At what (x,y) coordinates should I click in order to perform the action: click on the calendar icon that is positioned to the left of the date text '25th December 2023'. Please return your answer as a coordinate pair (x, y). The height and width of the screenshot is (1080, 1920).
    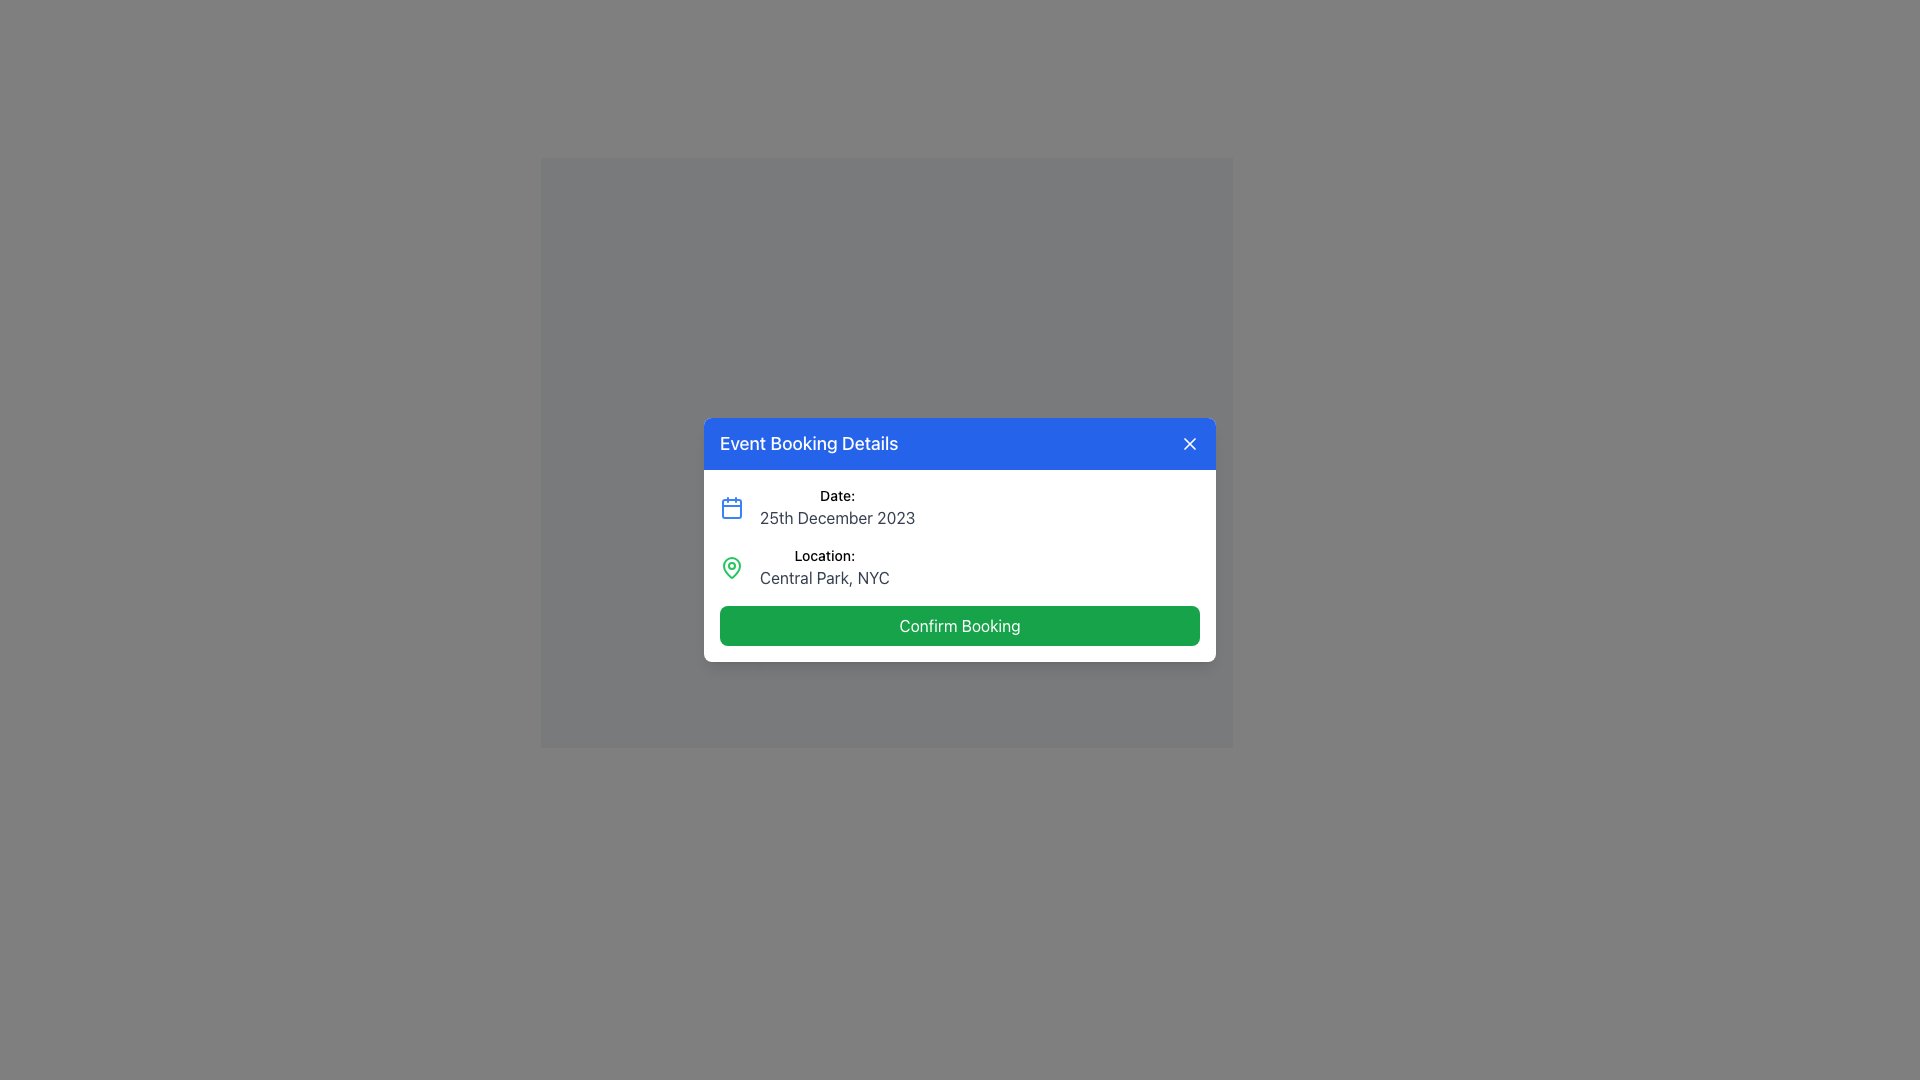
    Looking at the image, I should click on (730, 507).